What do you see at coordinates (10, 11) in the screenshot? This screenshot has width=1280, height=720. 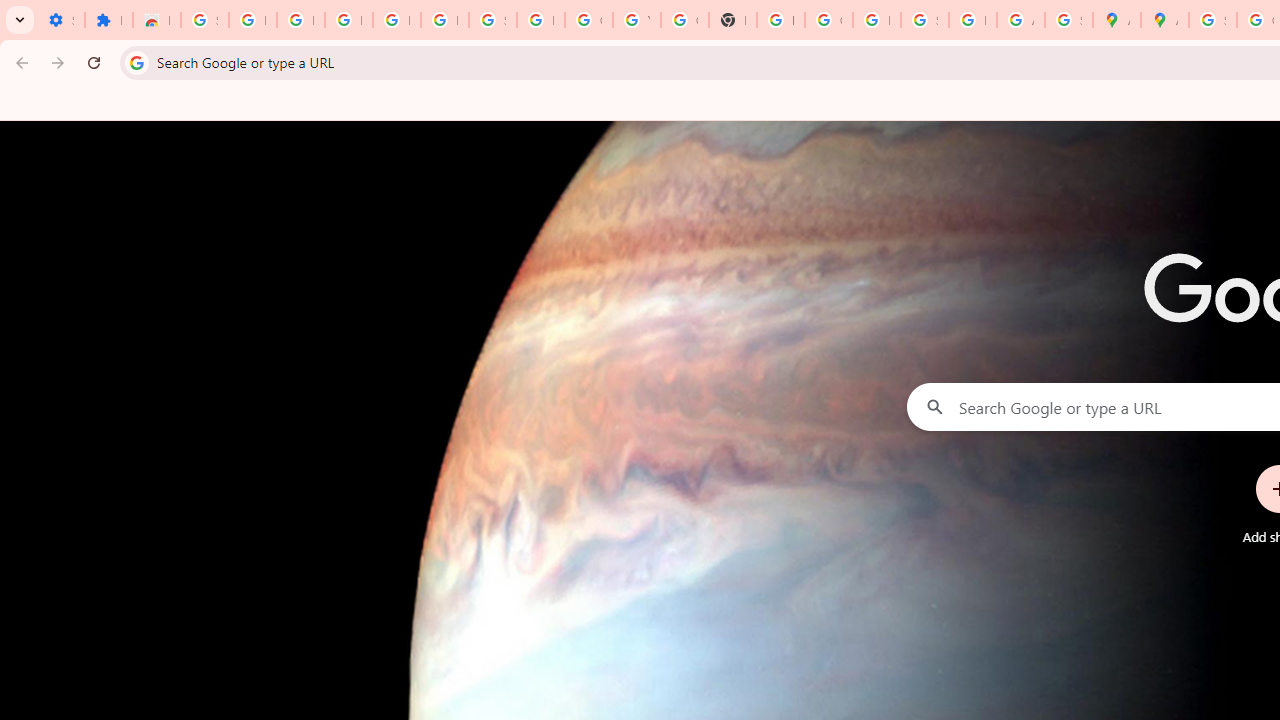 I see `'System'` at bounding box center [10, 11].